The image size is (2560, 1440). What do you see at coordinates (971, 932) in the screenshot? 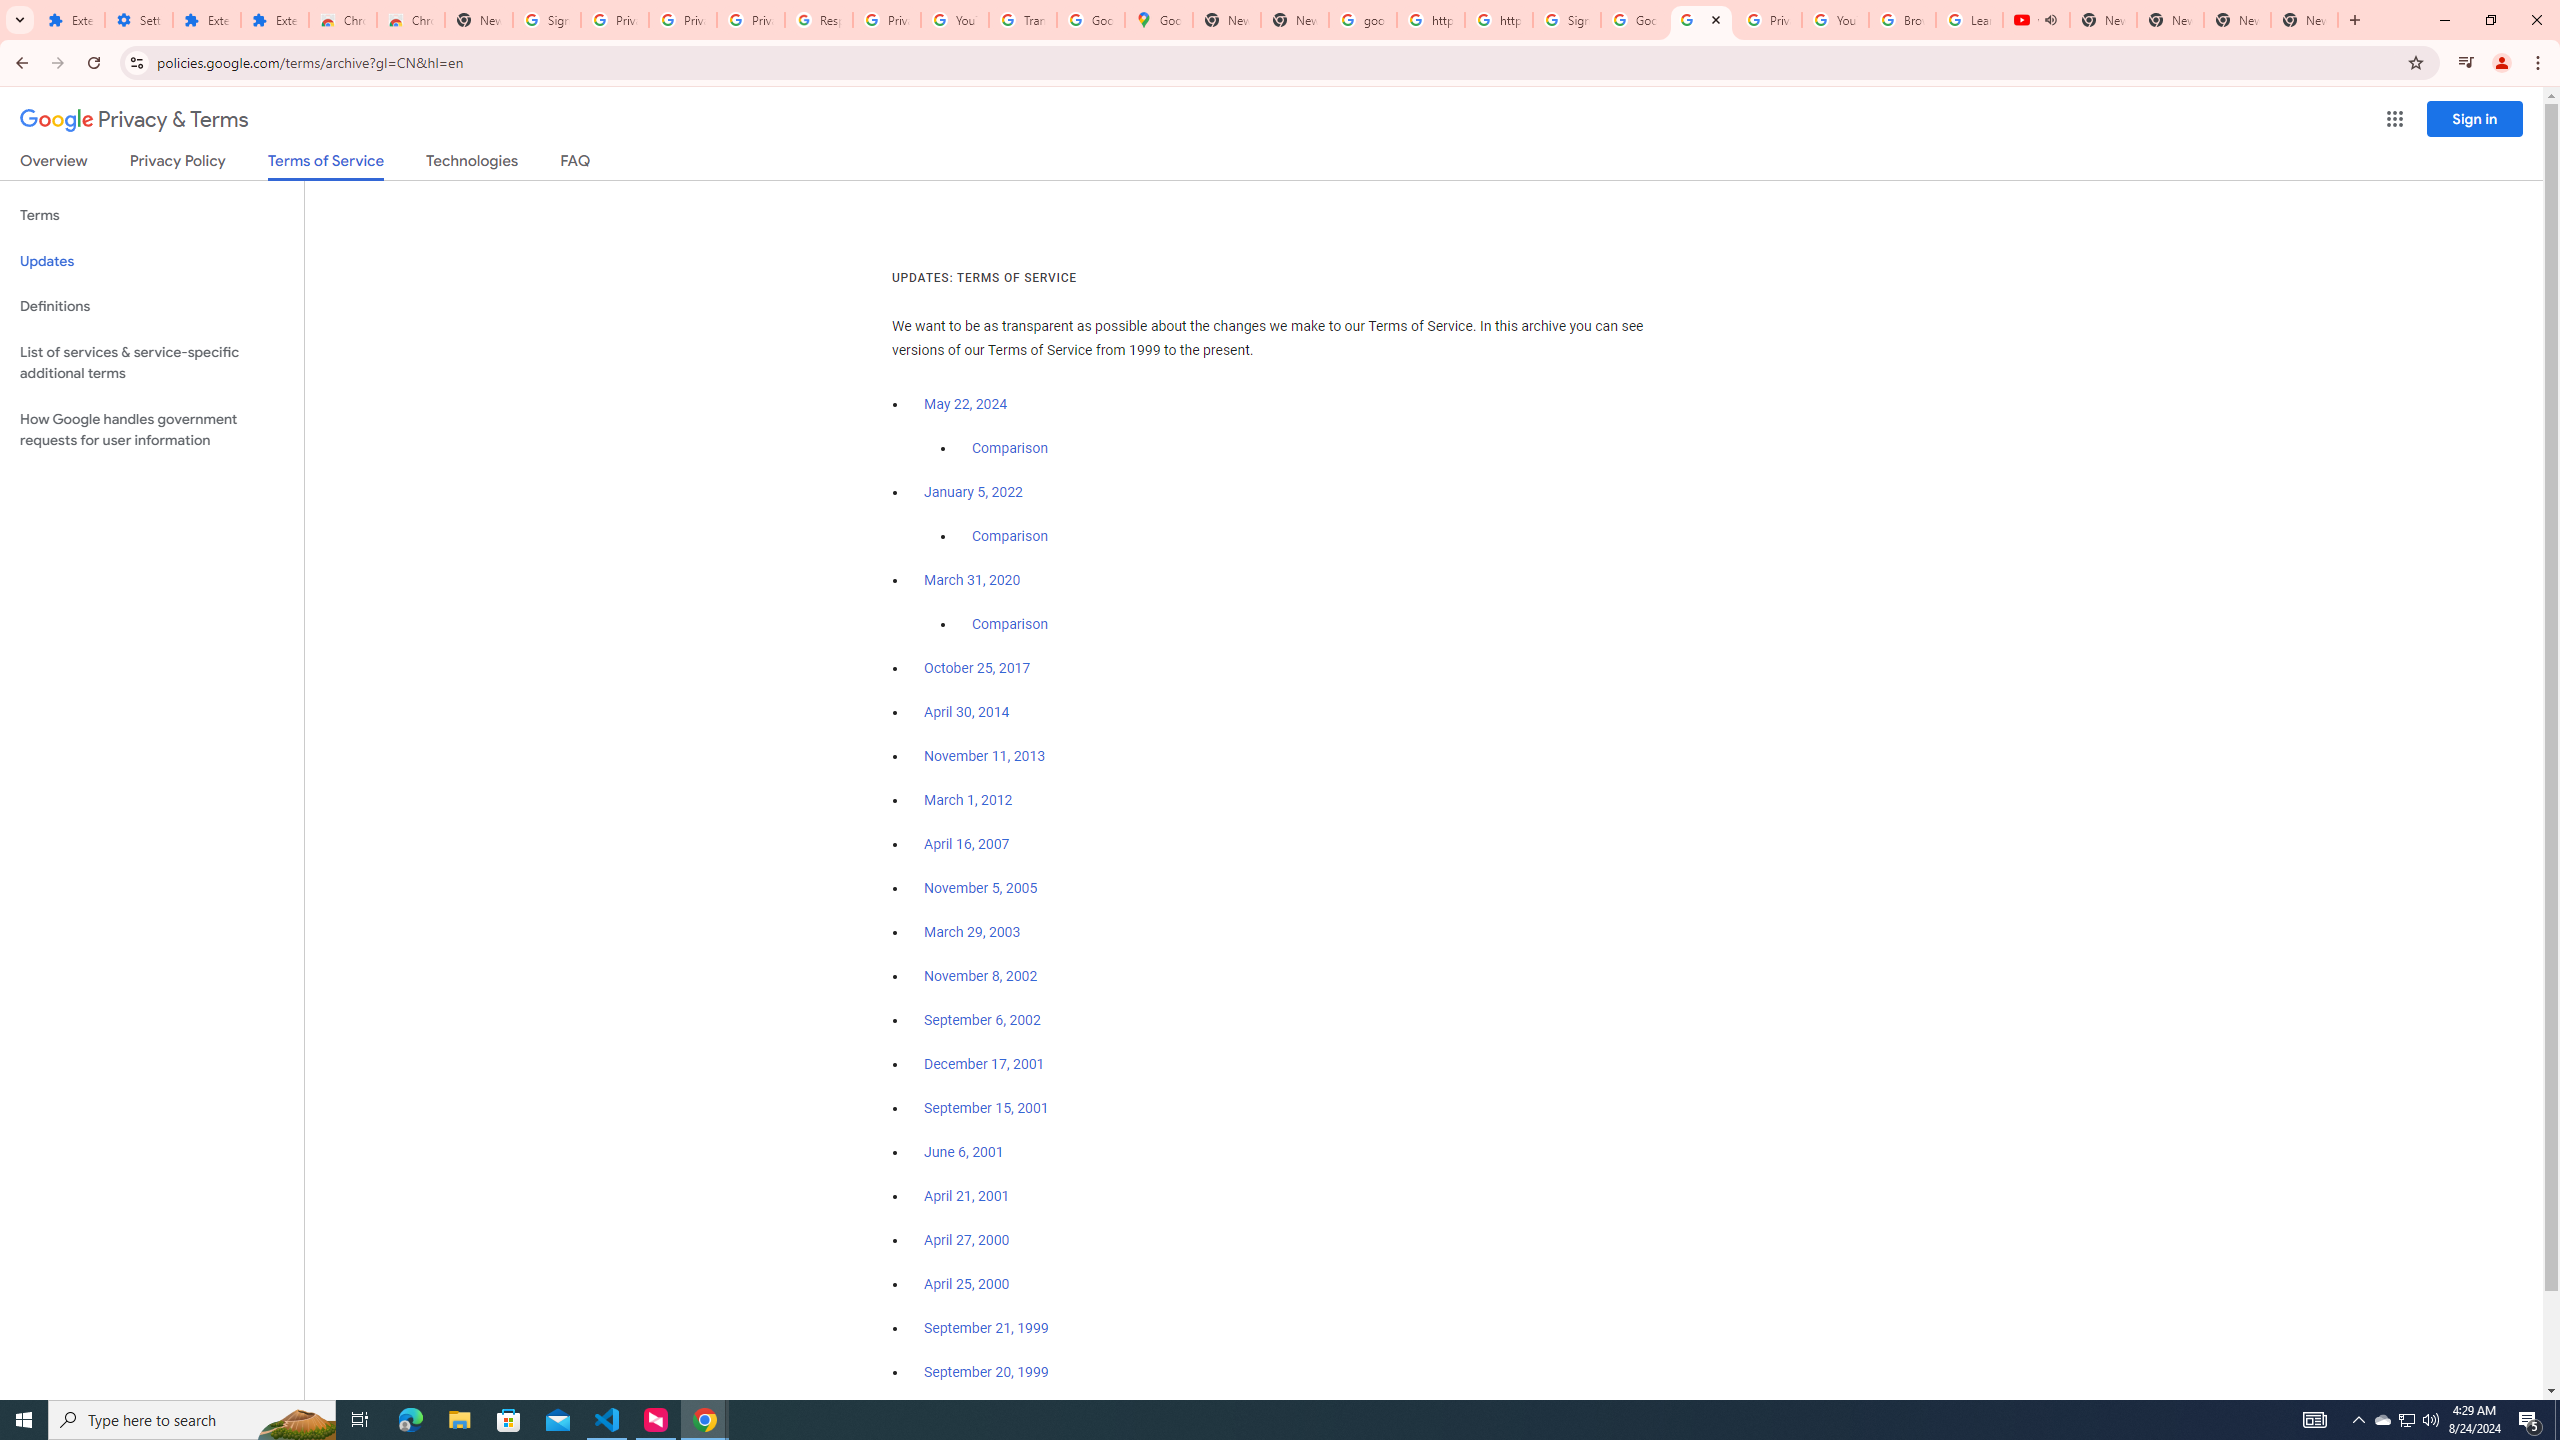
I see `'March 29, 2003'` at bounding box center [971, 932].